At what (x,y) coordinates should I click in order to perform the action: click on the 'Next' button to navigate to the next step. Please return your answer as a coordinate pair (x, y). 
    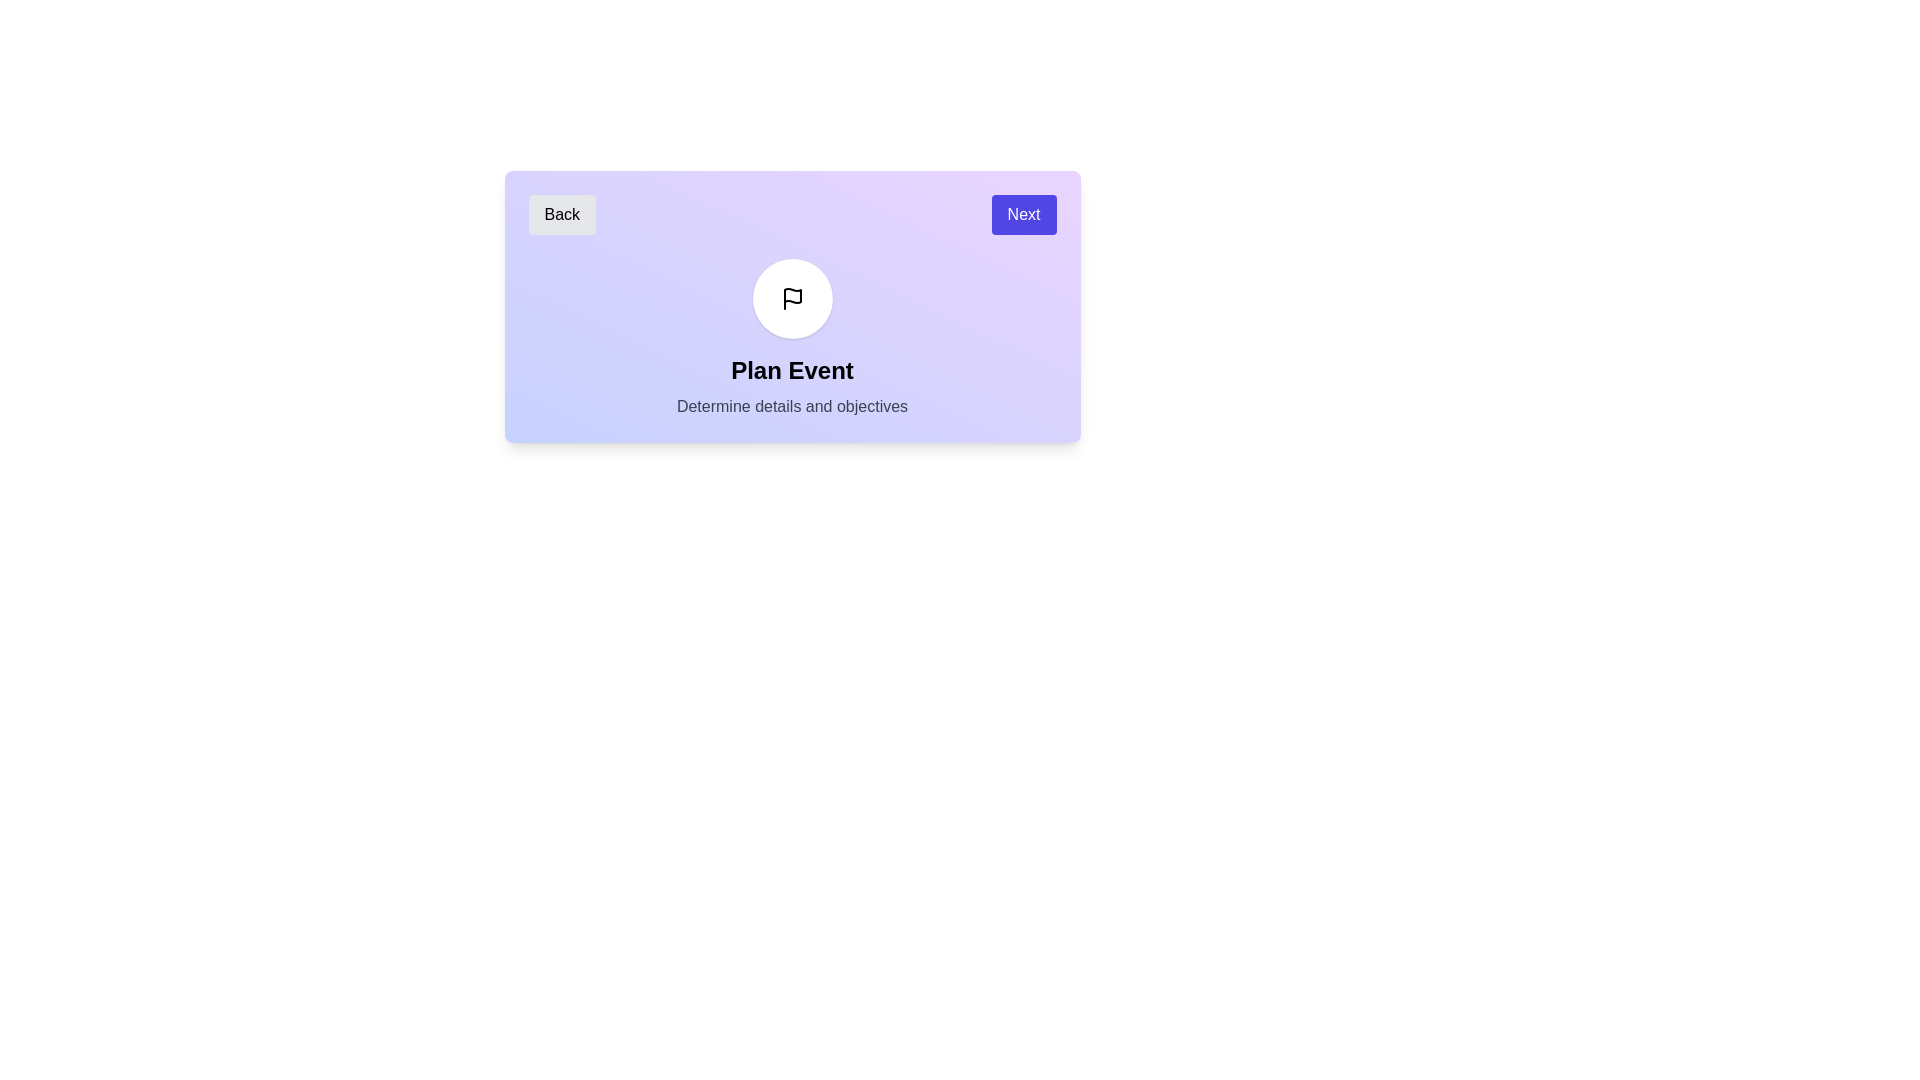
    Looking at the image, I should click on (1023, 215).